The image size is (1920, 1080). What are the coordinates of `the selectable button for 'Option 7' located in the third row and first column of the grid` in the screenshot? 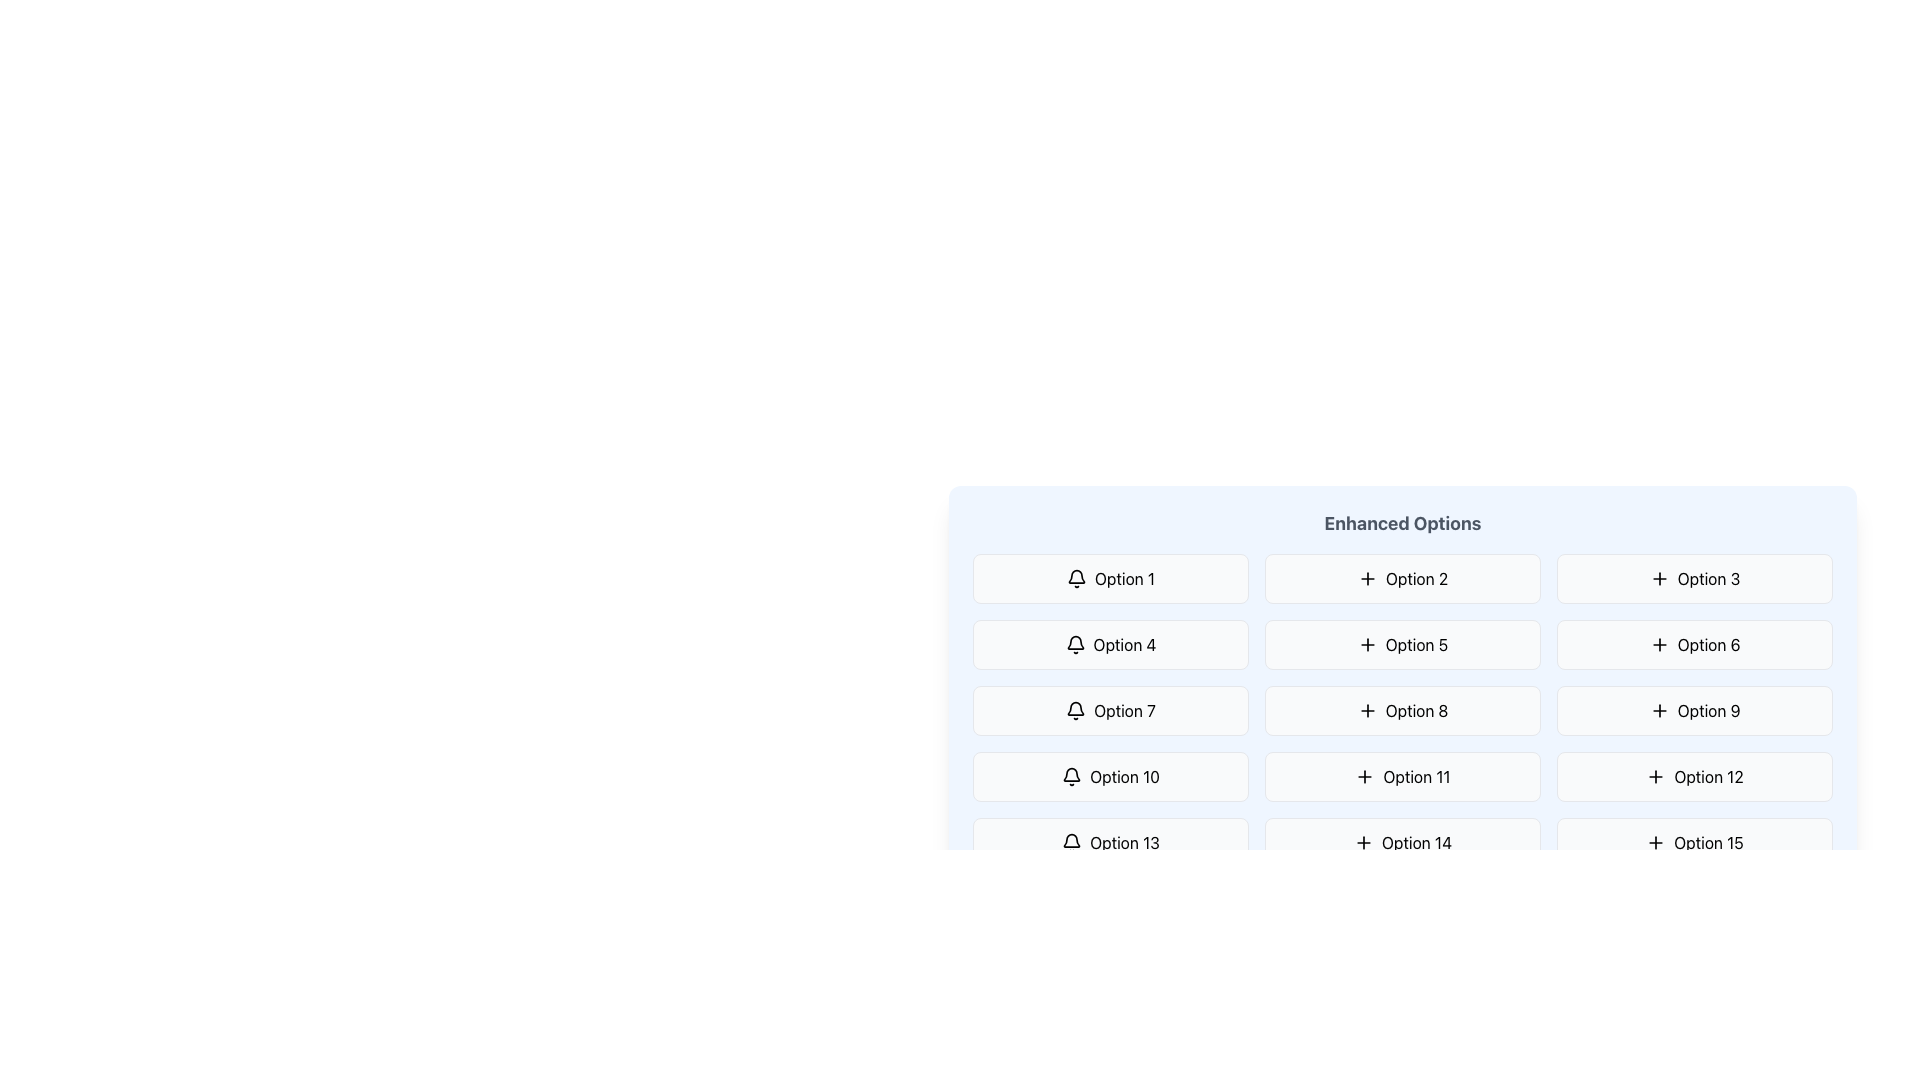 It's located at (1109, 709).